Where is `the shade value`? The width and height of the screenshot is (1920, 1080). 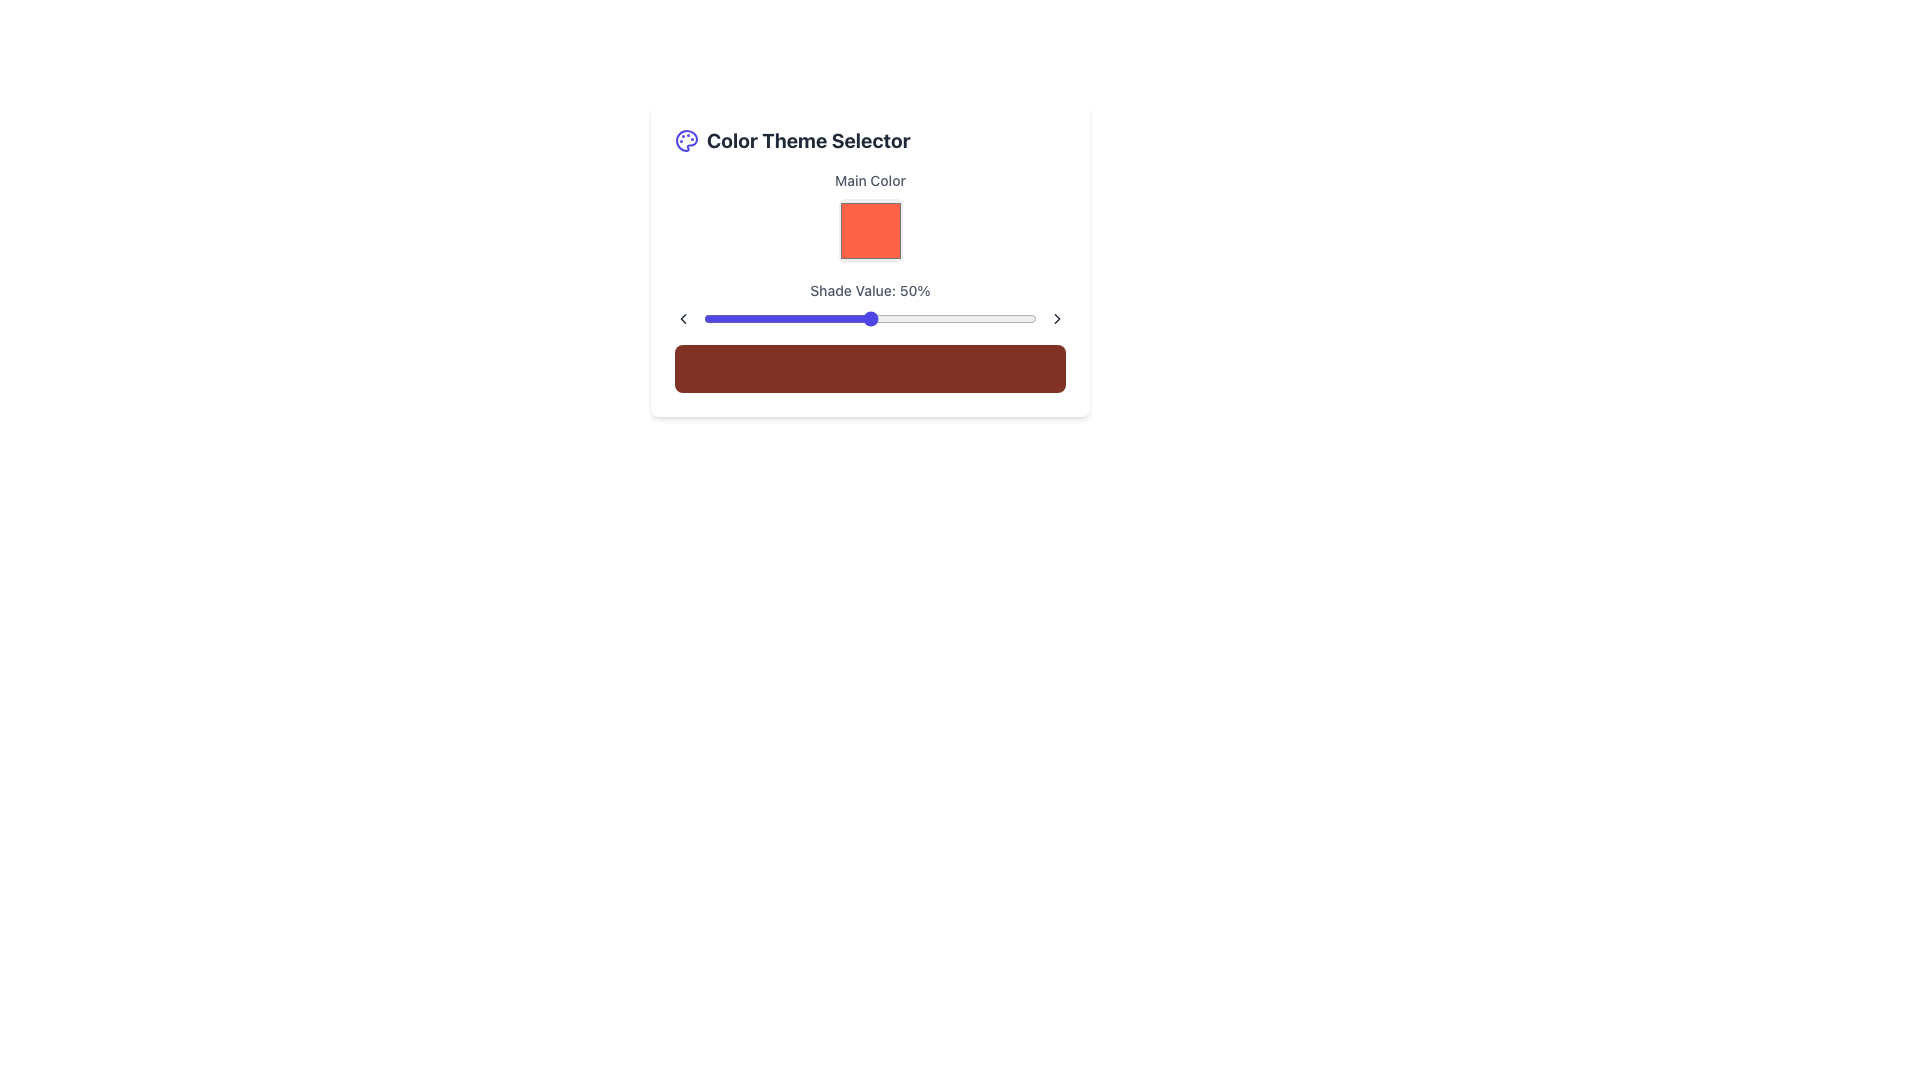 the shade value is located at coordinates (963, 318).